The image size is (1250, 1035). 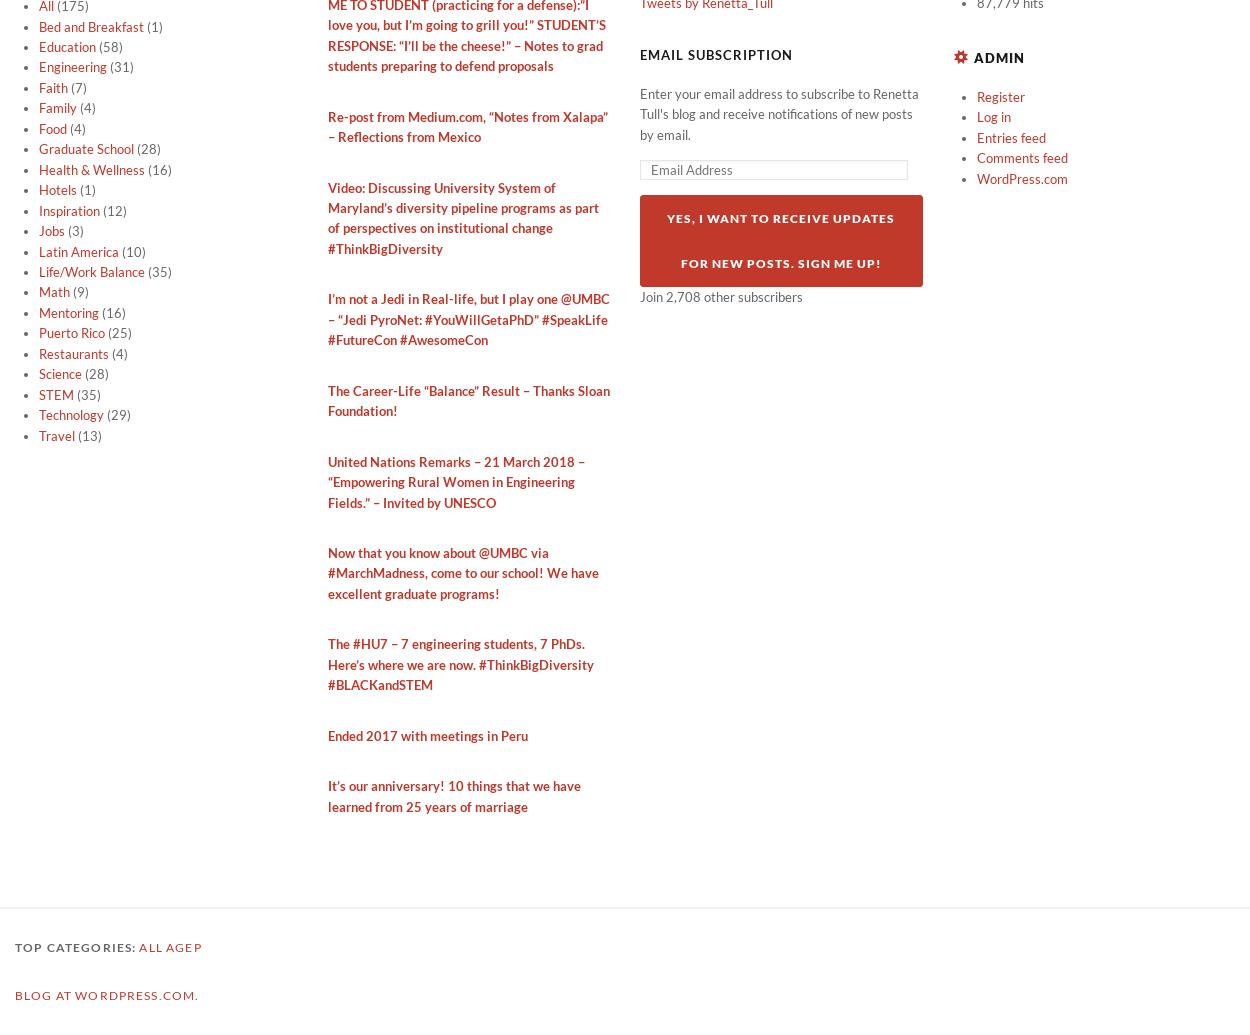 I want to click on 'Log in', so click(x=992, y=116).